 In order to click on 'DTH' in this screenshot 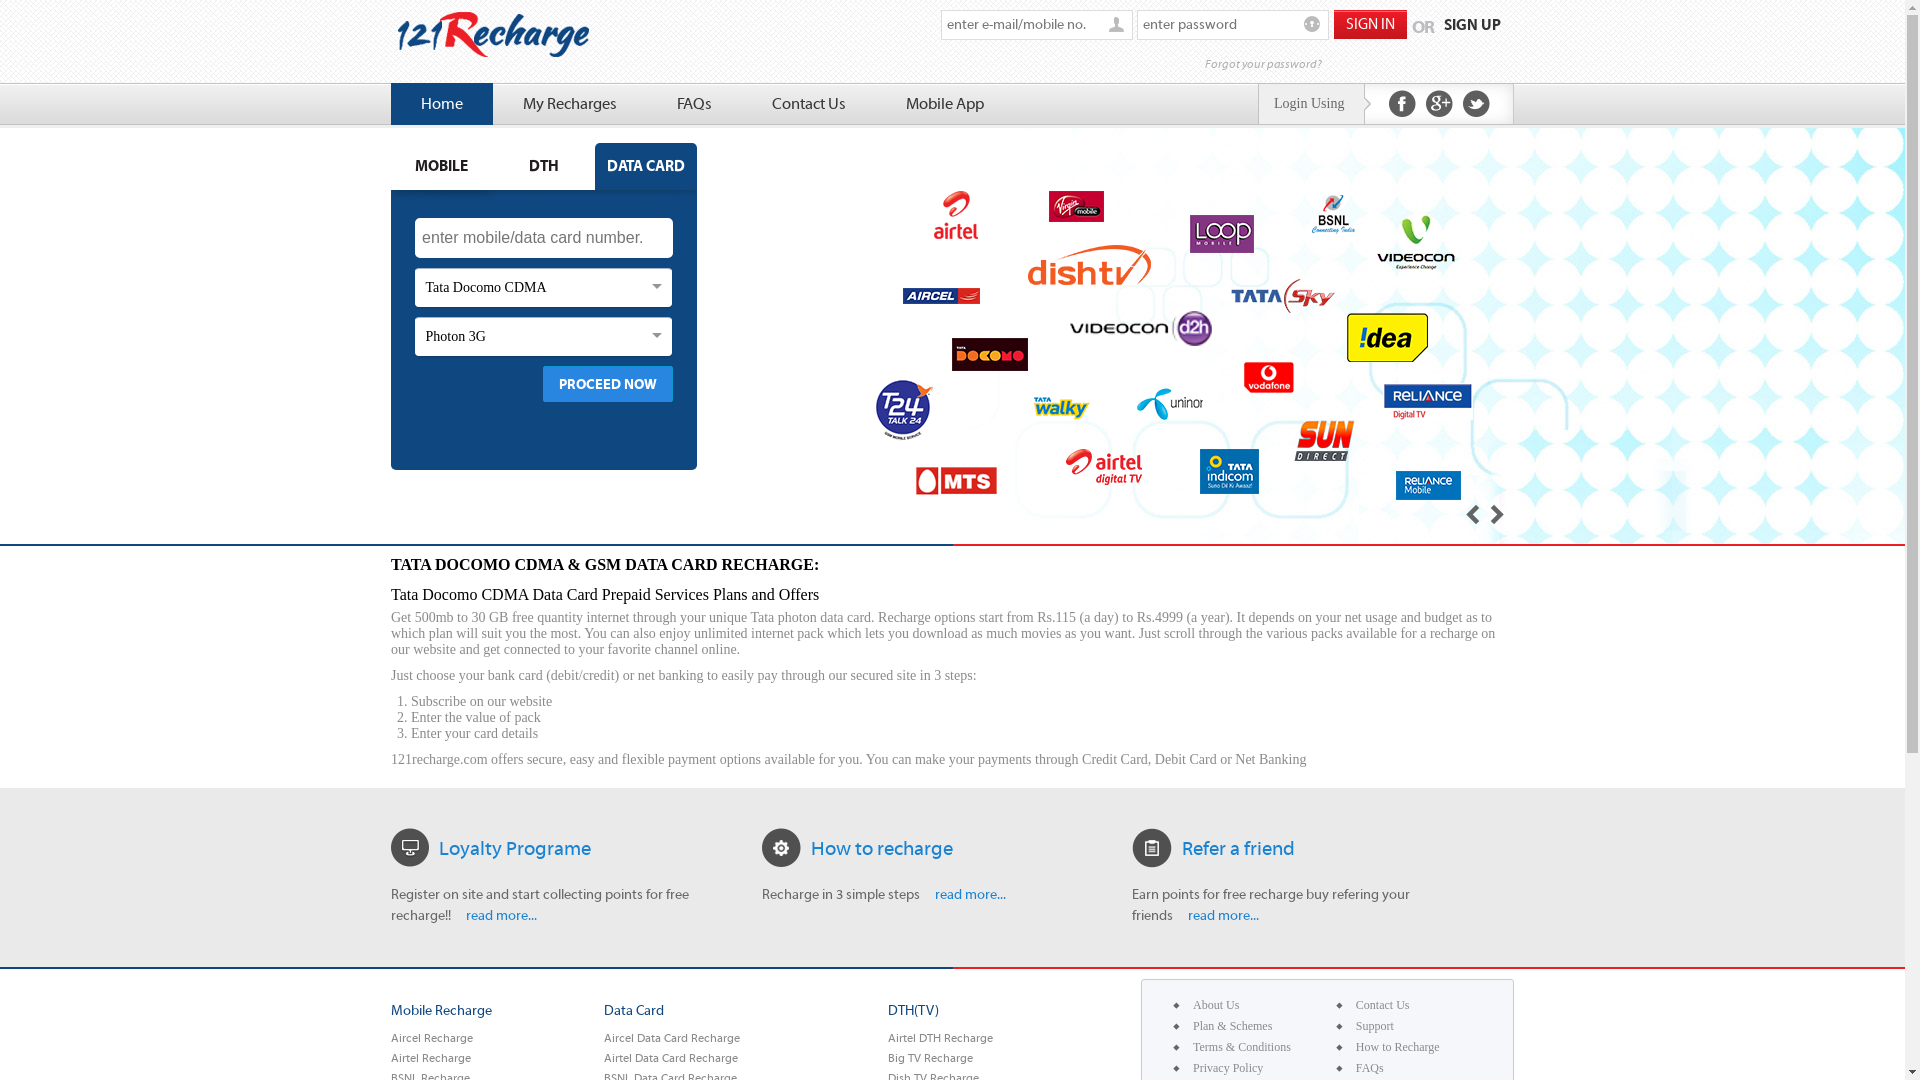, I will do `click(493, 165)`.